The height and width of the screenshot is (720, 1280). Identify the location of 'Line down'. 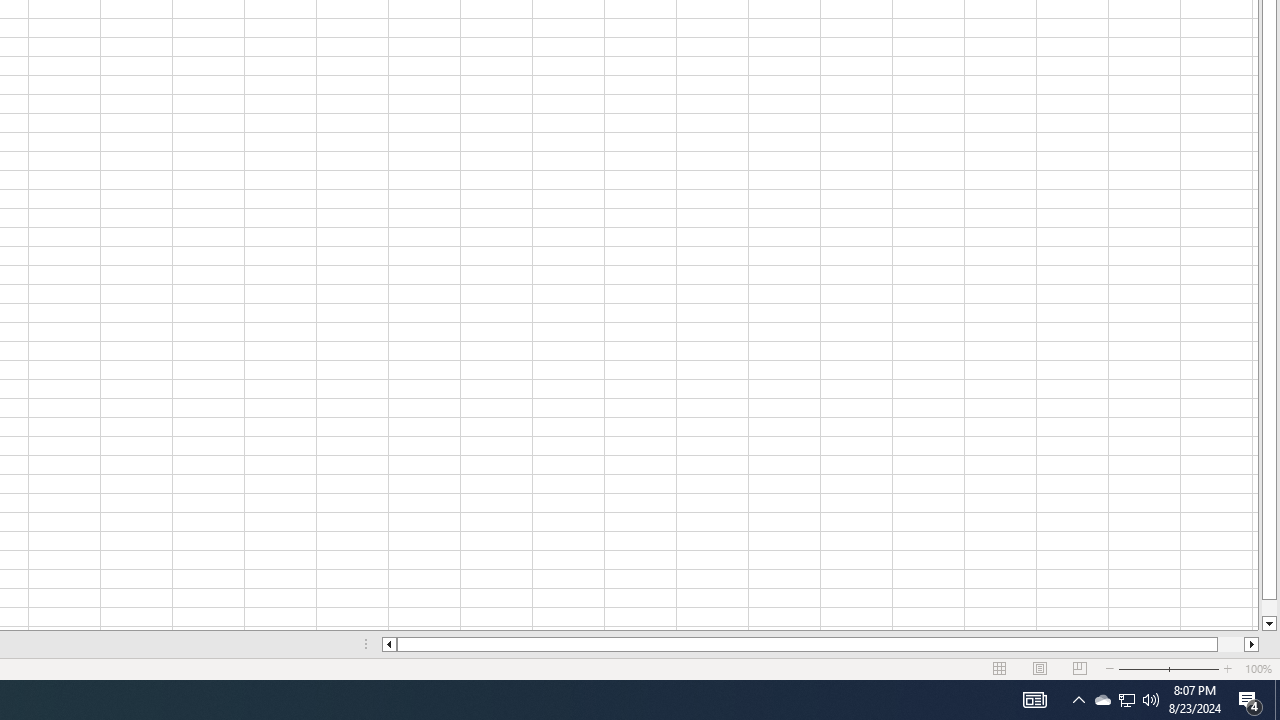
(1268, 623).